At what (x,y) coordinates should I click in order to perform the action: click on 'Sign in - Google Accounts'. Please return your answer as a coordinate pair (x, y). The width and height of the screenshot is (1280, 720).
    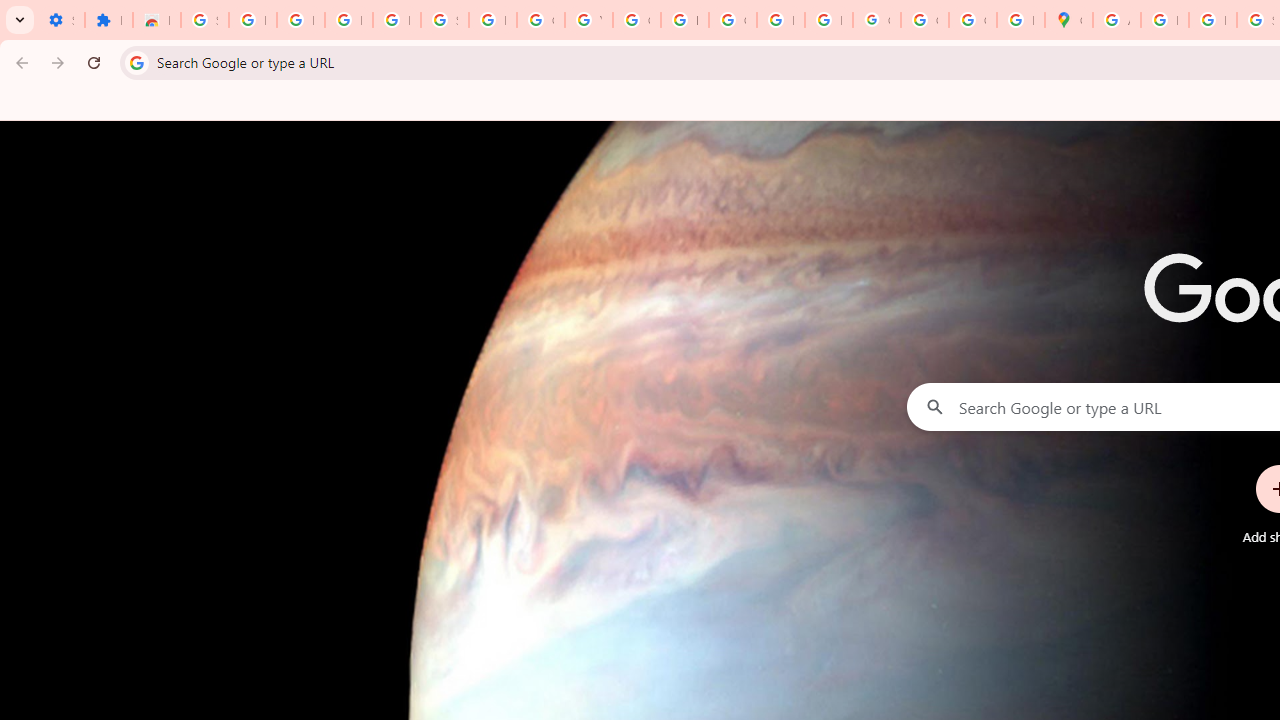
    Looking at the image, I should click on (204, 20).